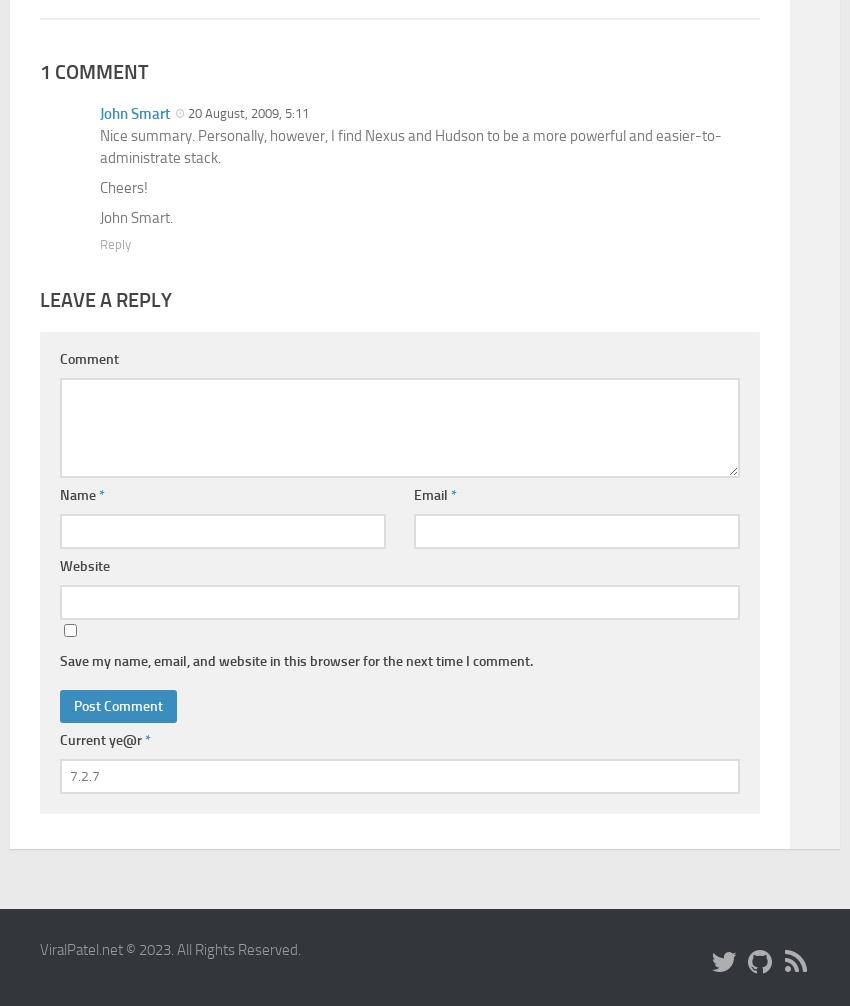 This screenshot has height=1006, width=850. Describe the element at coordinates (187, 901) in the screenshot. I see `'20 August, 2009, 5:11'` at that location.